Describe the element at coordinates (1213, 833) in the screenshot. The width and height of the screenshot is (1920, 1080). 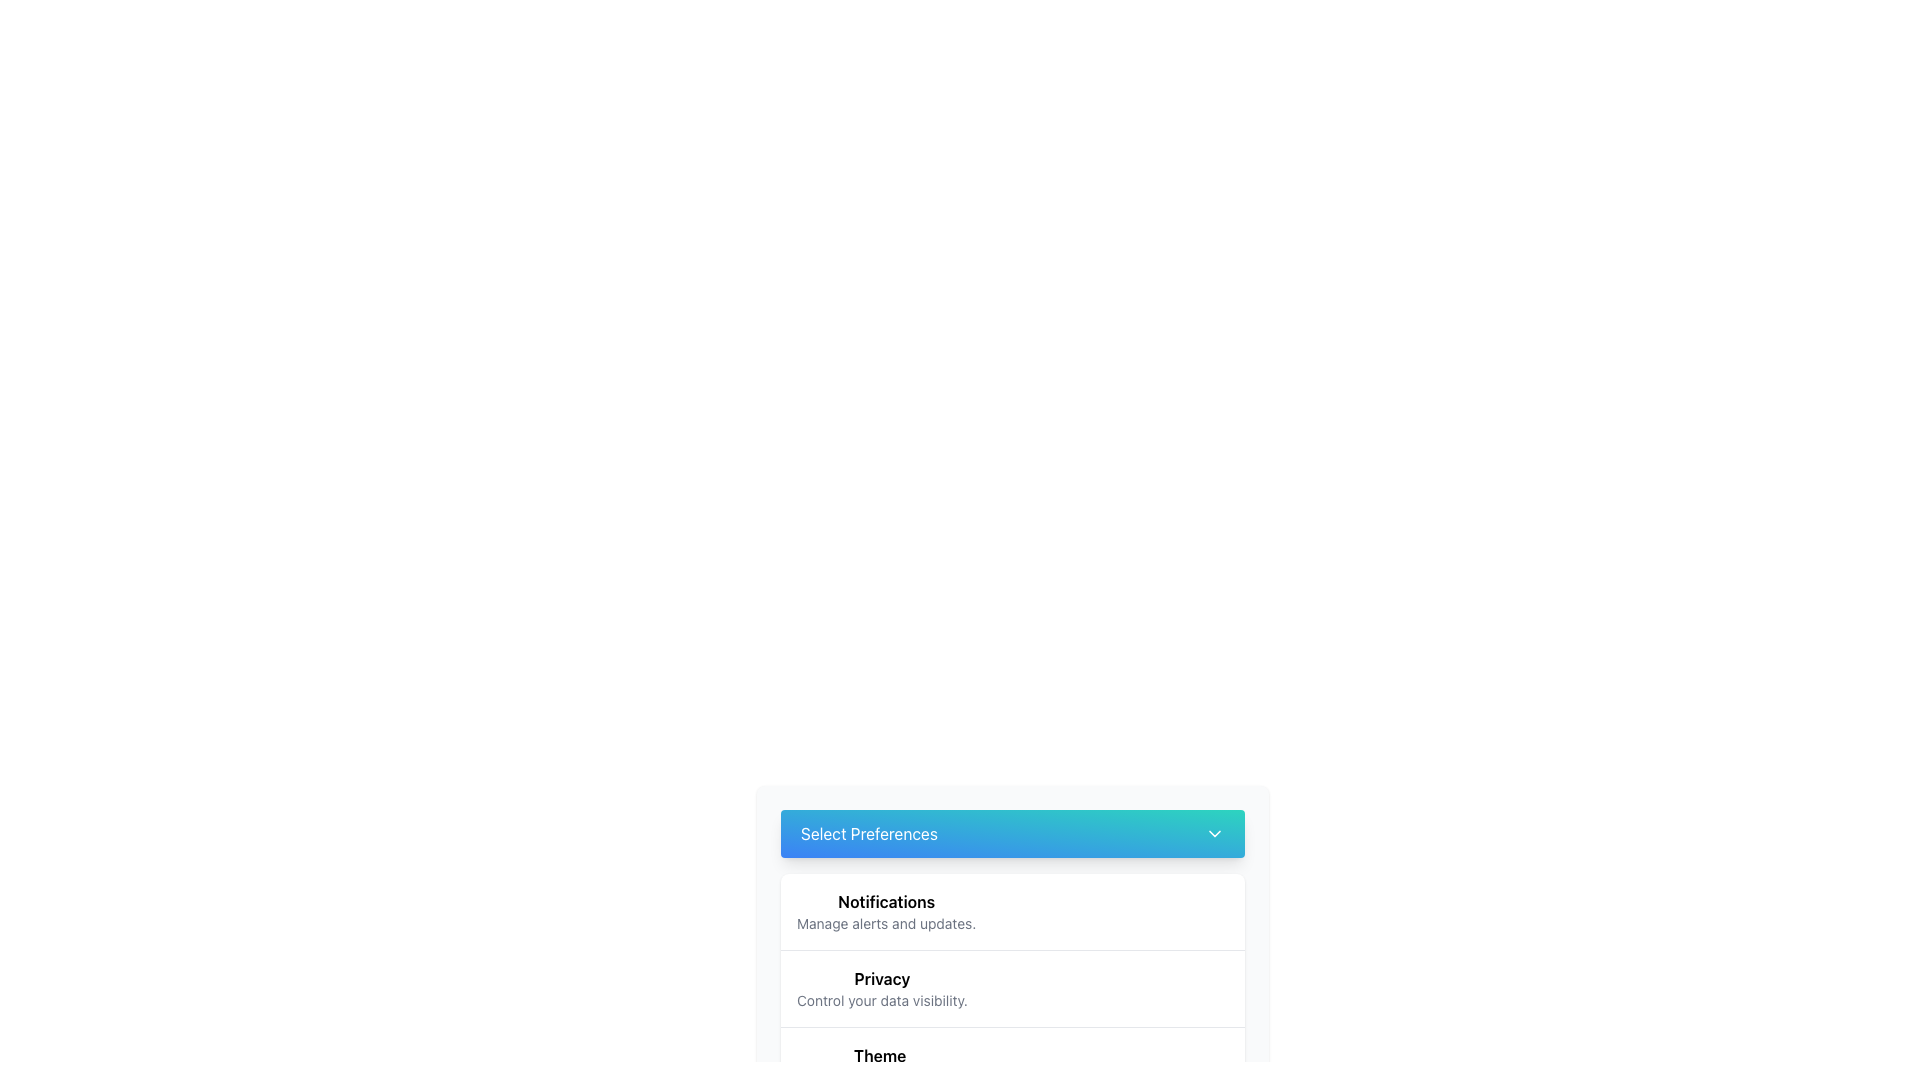
I see `the Dropdown Indicator Icon located at the far right of the 'Select Preferences' title bar` at that location.